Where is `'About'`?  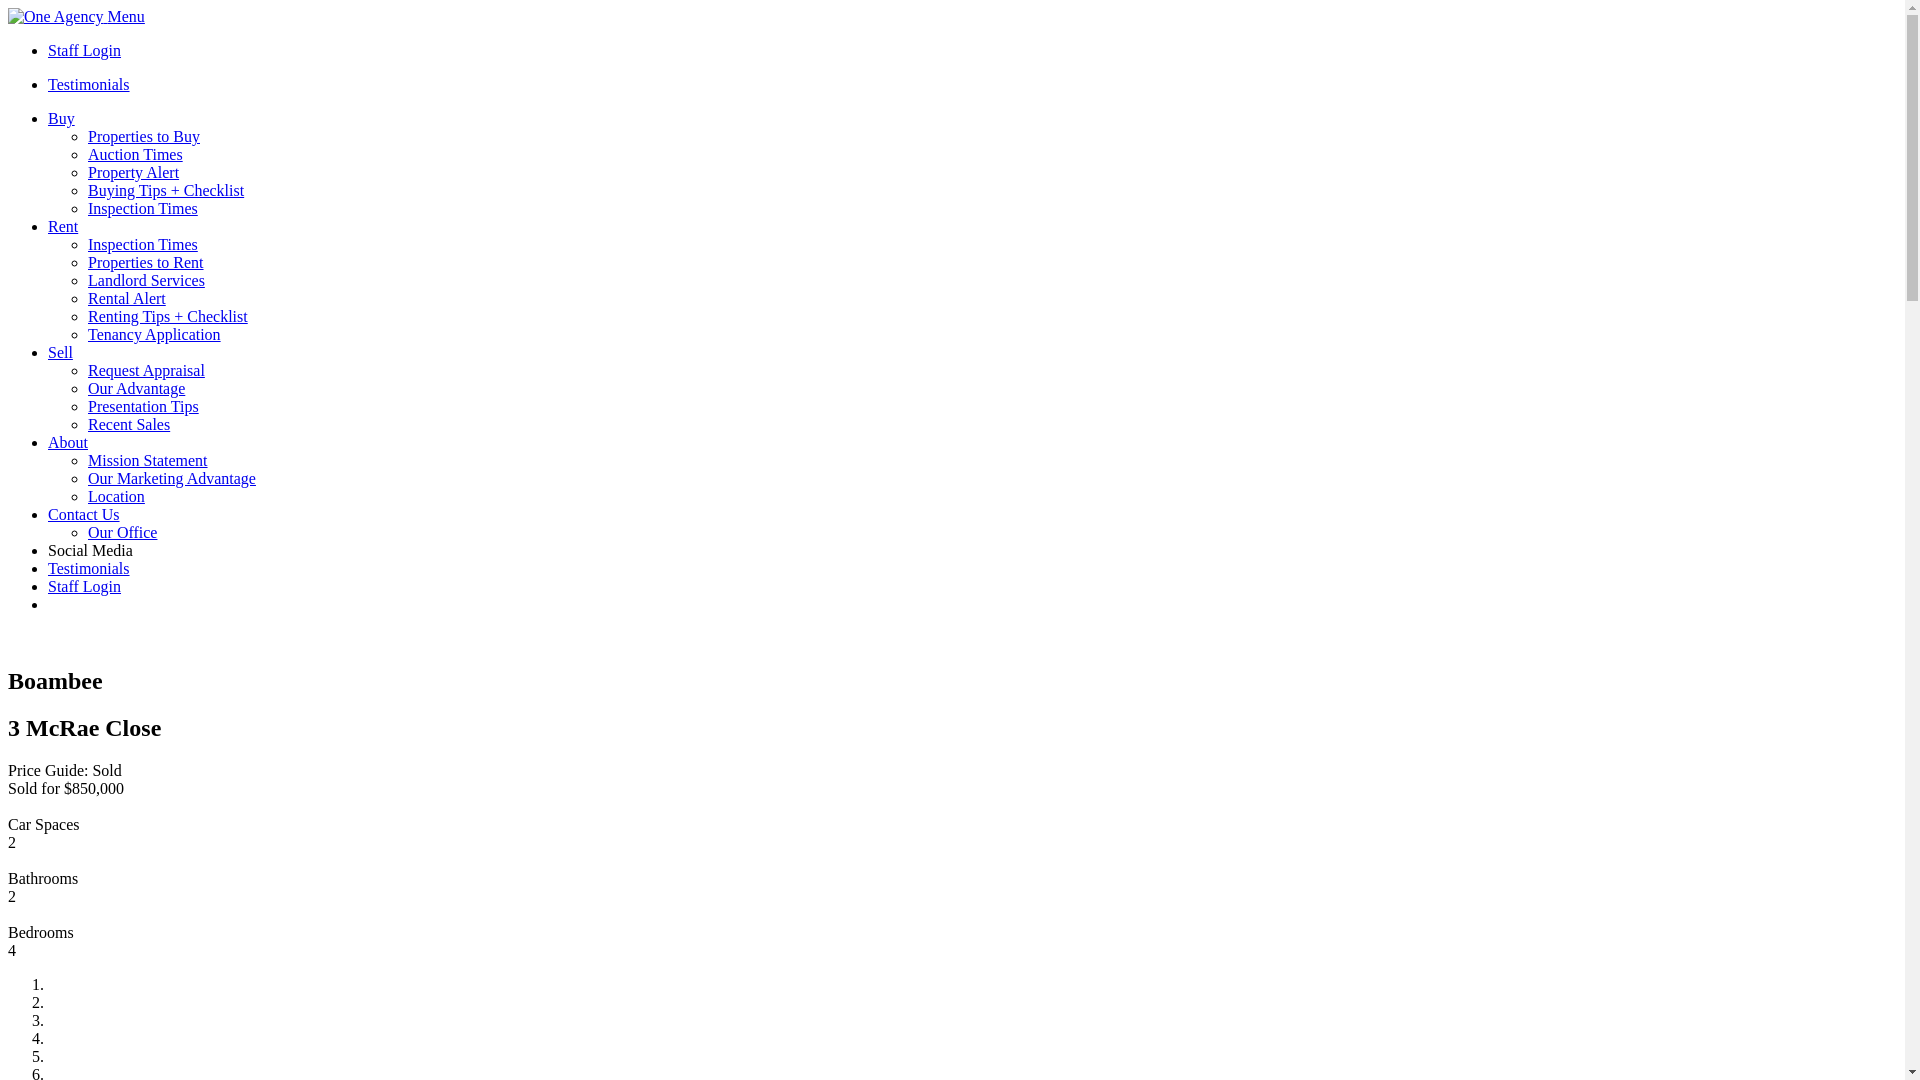 'About' is located at coordinates (67, 441).